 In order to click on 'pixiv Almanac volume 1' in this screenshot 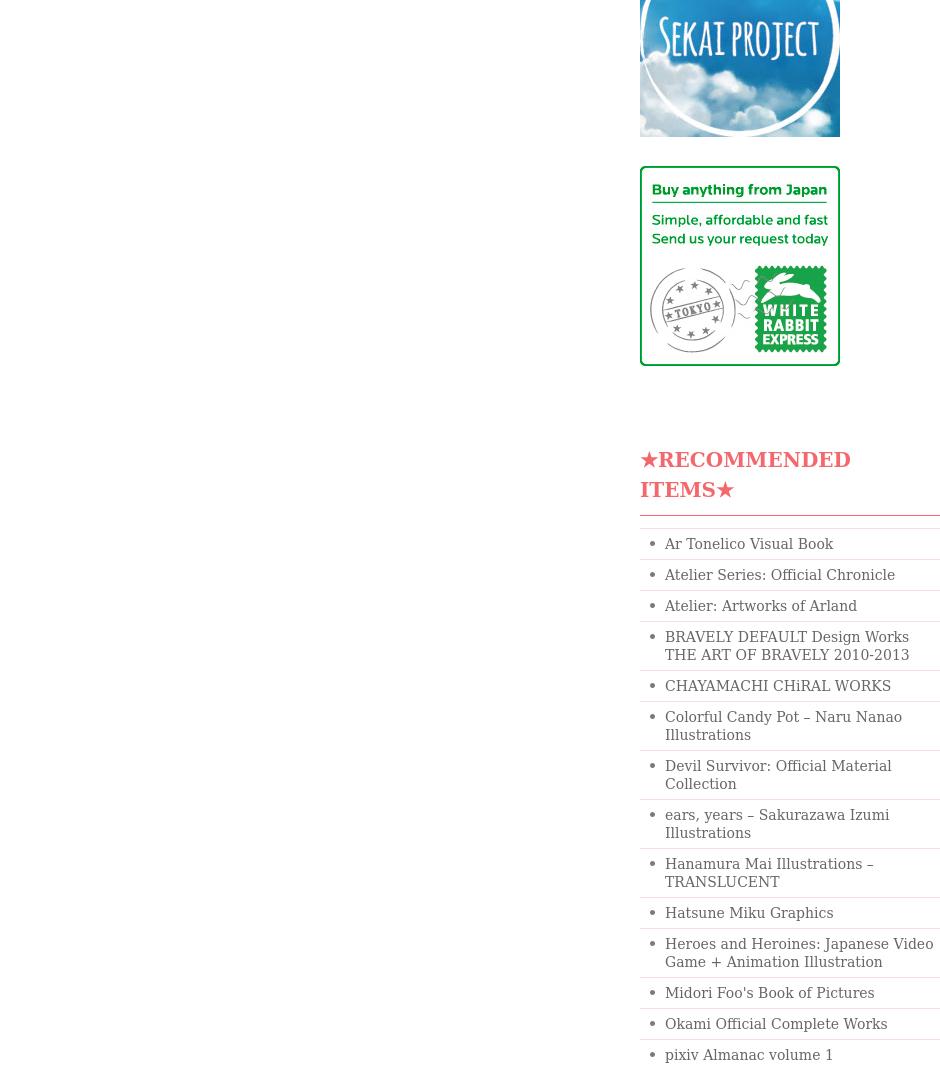, I will do `click(747, 1055)`.